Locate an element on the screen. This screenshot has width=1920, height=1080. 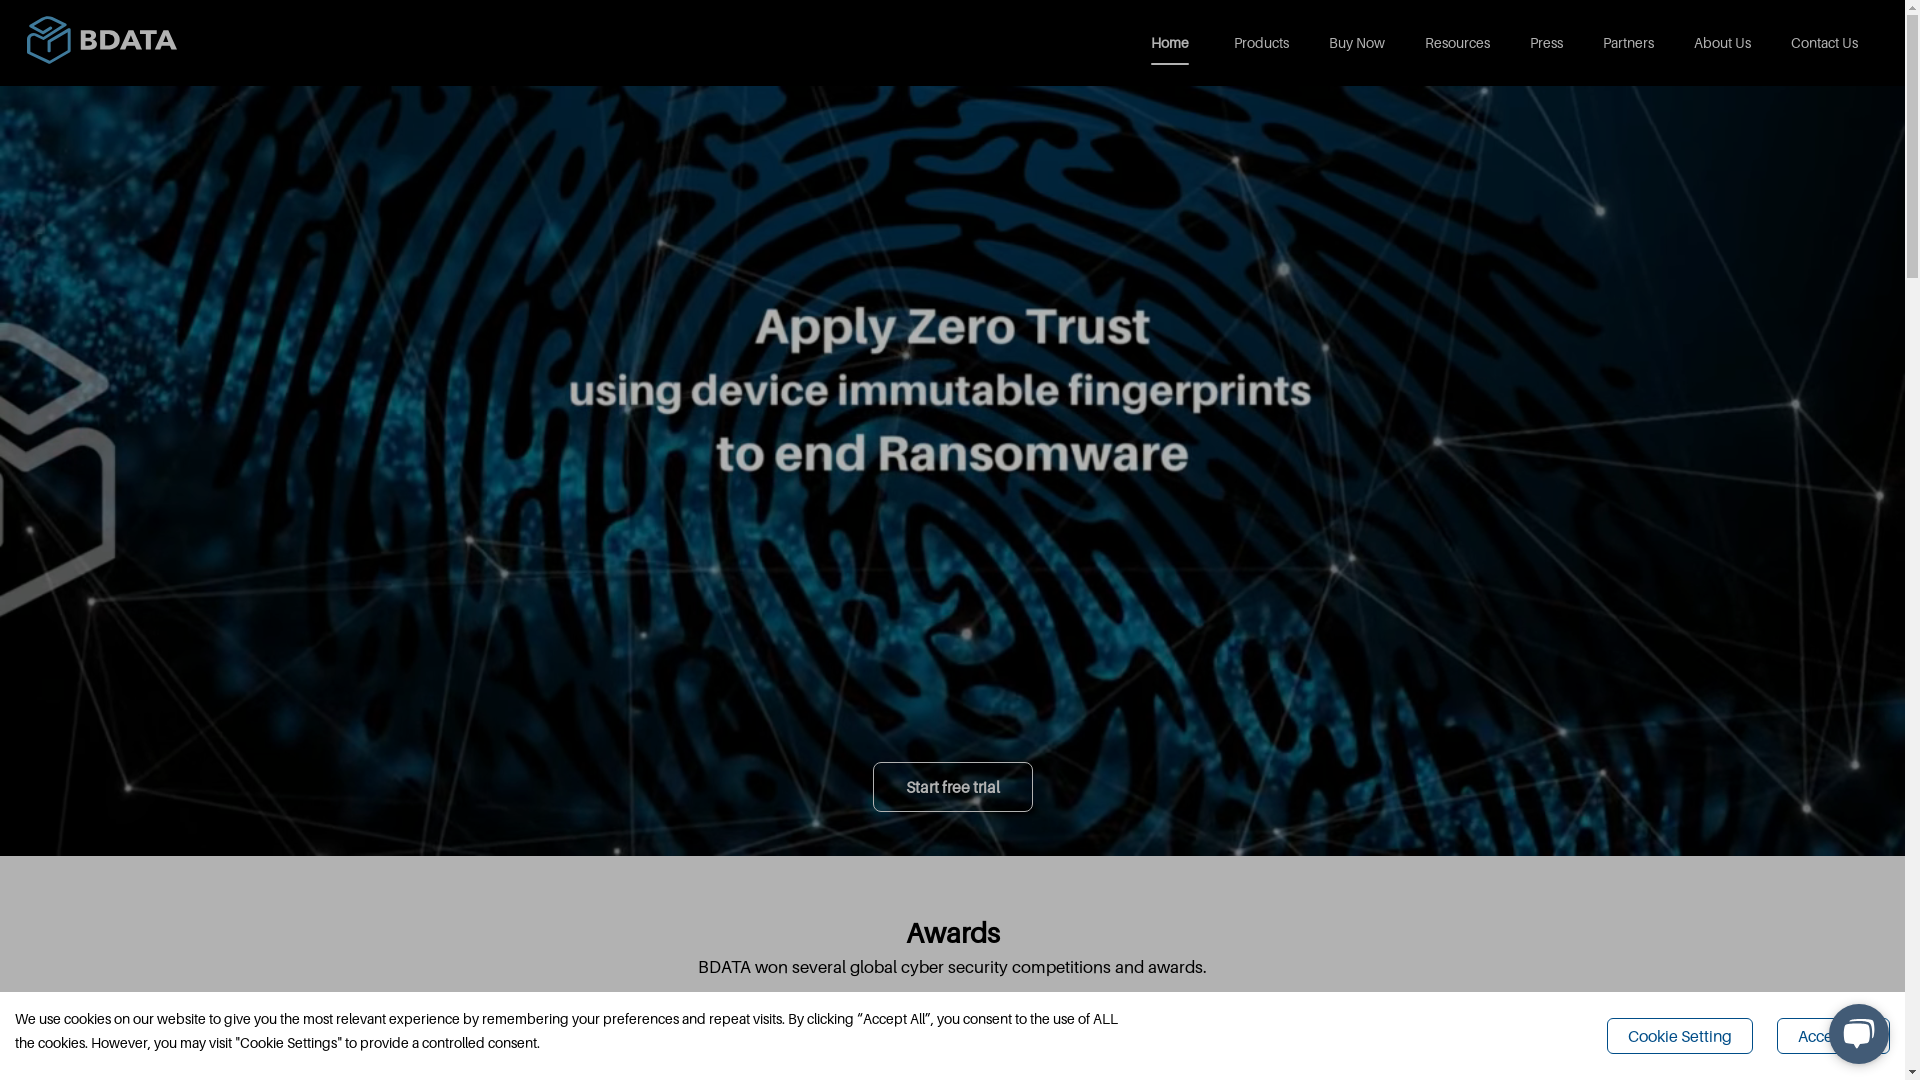
'Accept All' is located at coordinates (1776, 1035).